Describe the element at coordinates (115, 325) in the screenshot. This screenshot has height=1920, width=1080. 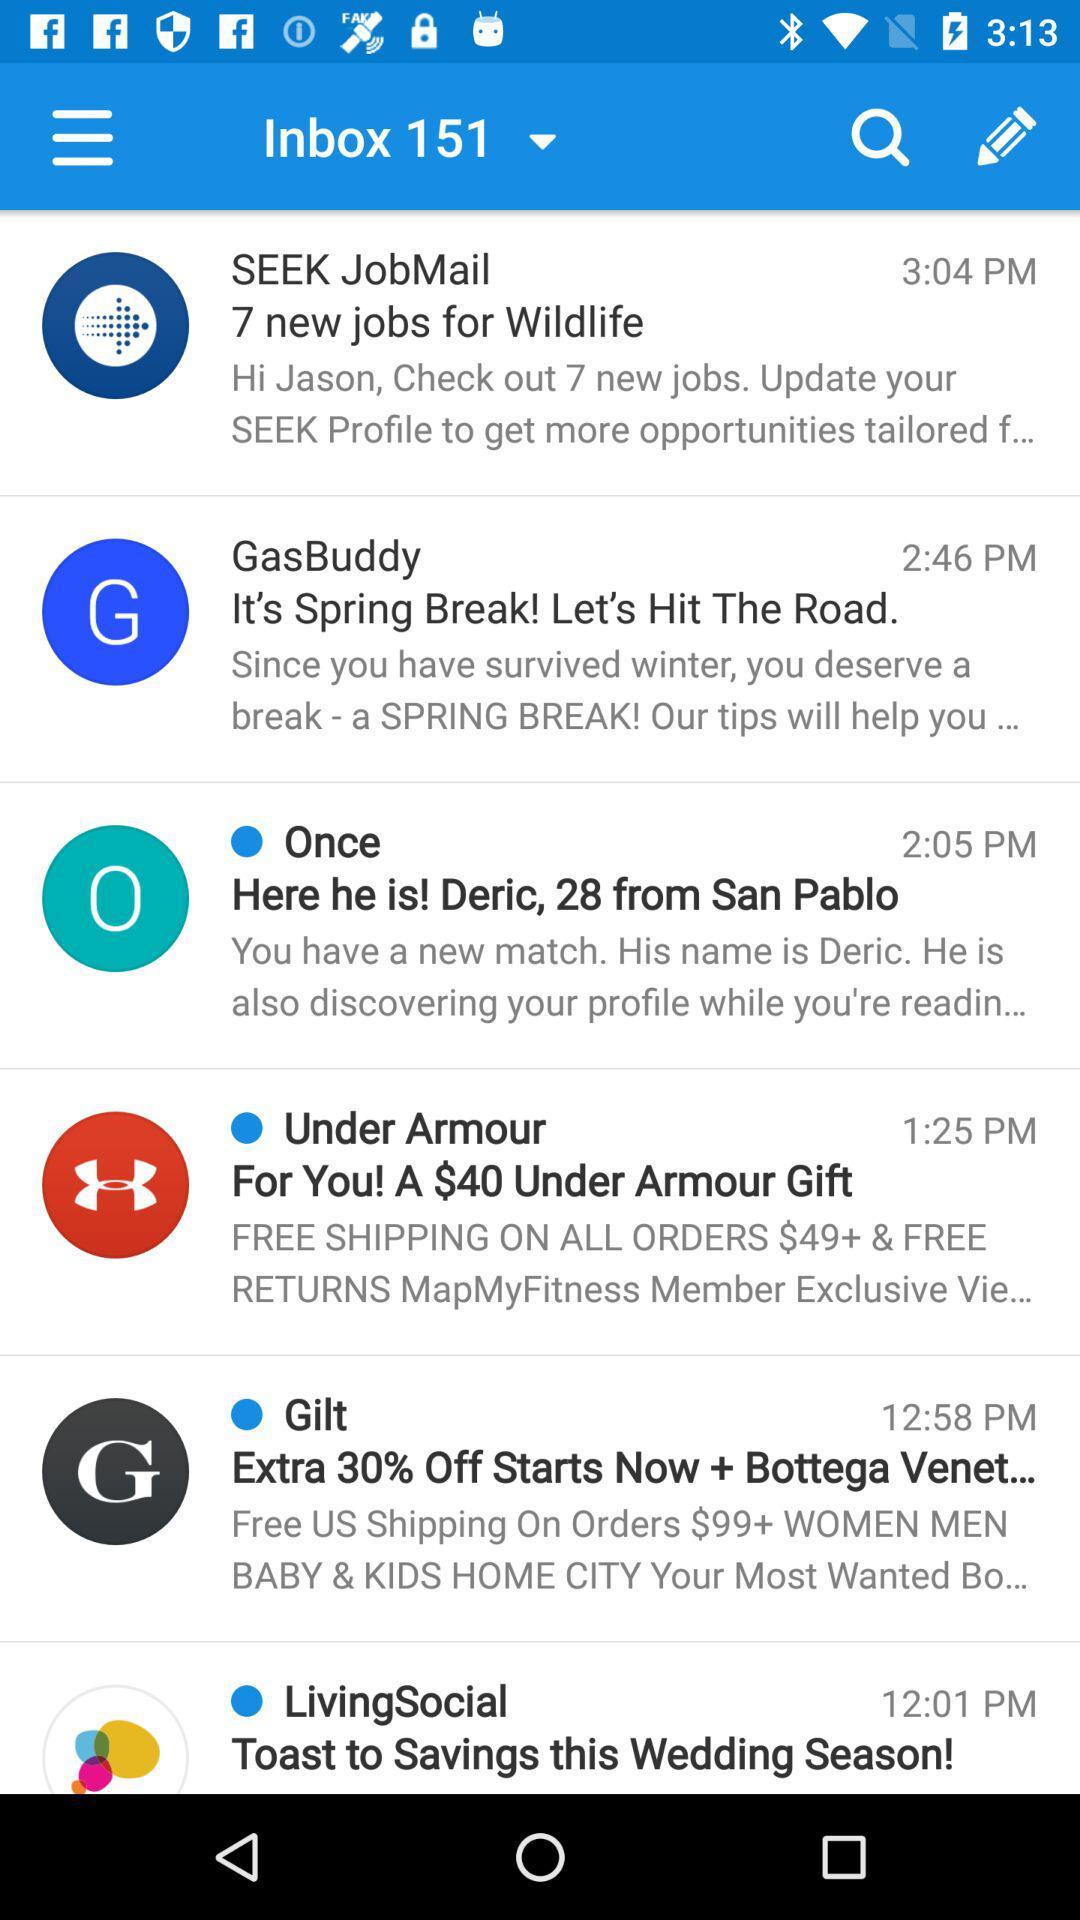
I see `the page` at that location.